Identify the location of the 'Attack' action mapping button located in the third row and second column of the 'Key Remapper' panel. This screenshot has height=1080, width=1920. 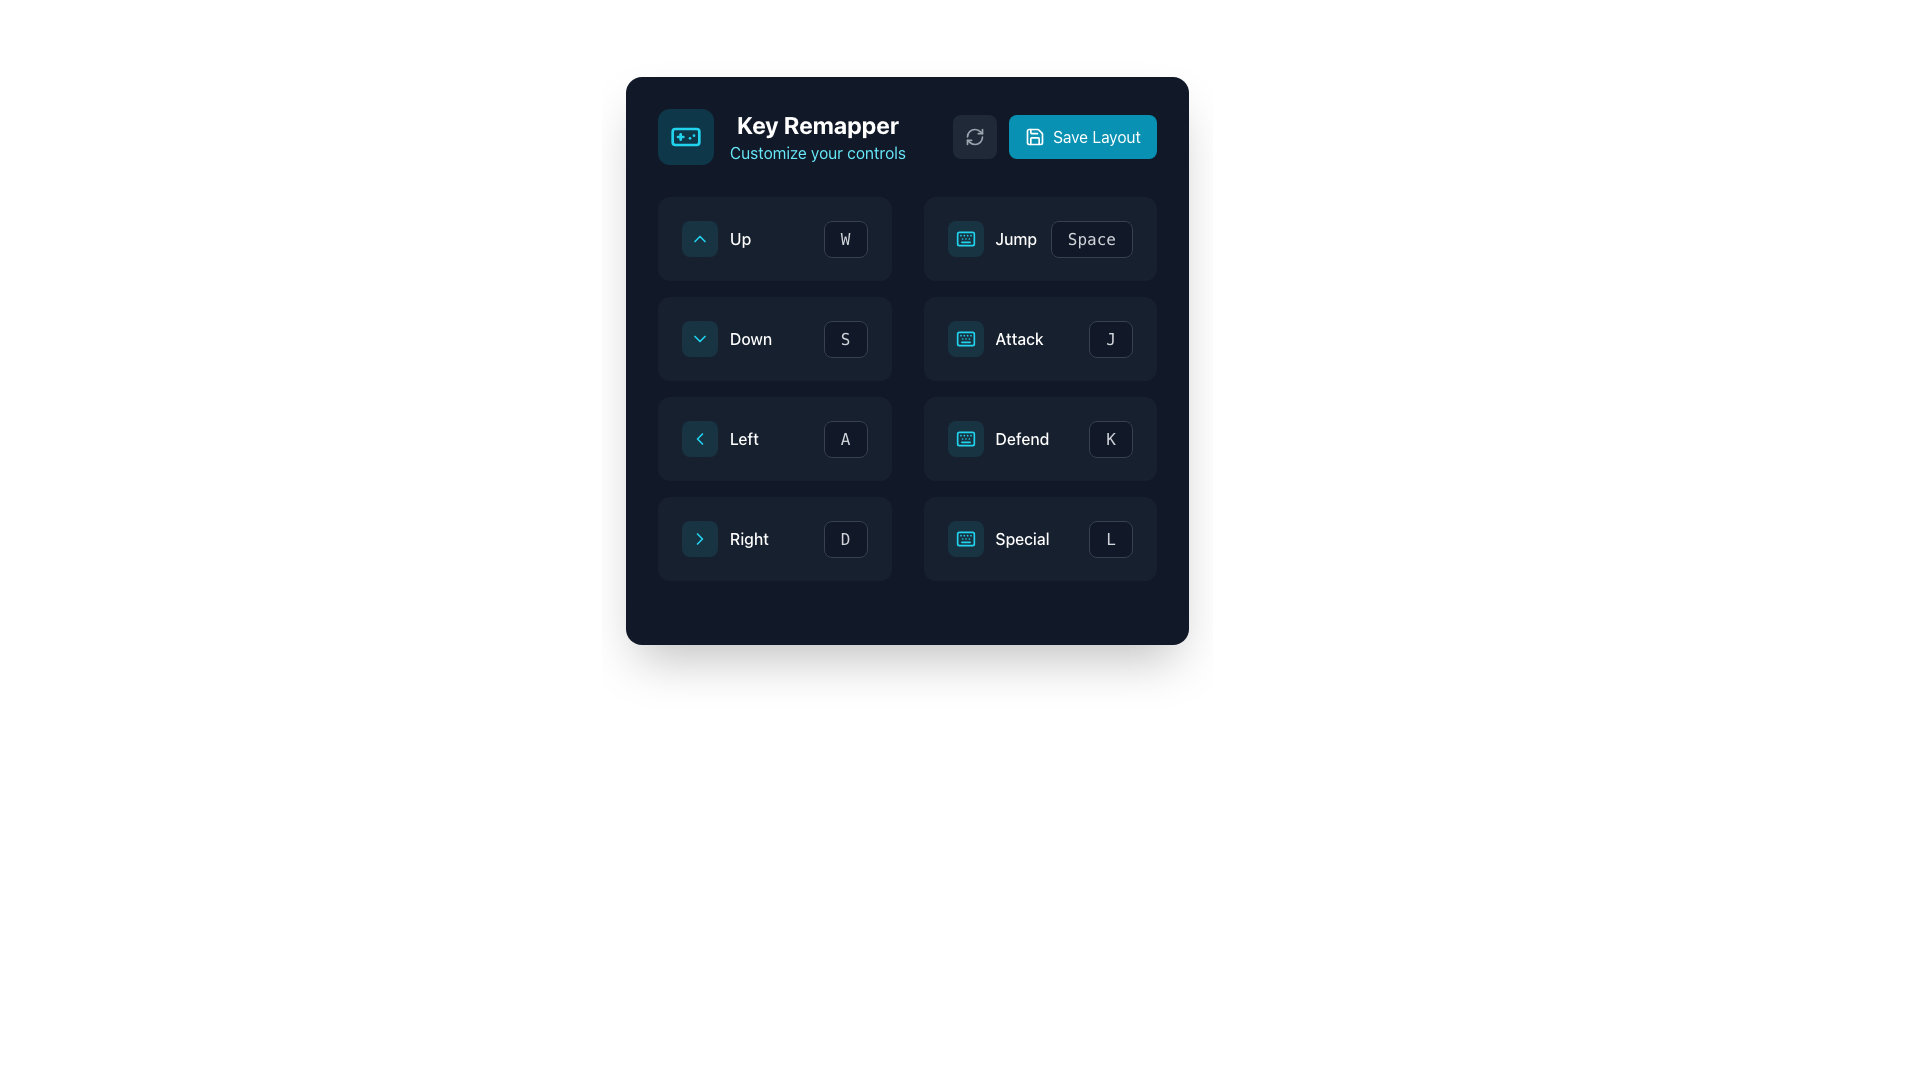
(995, 338).